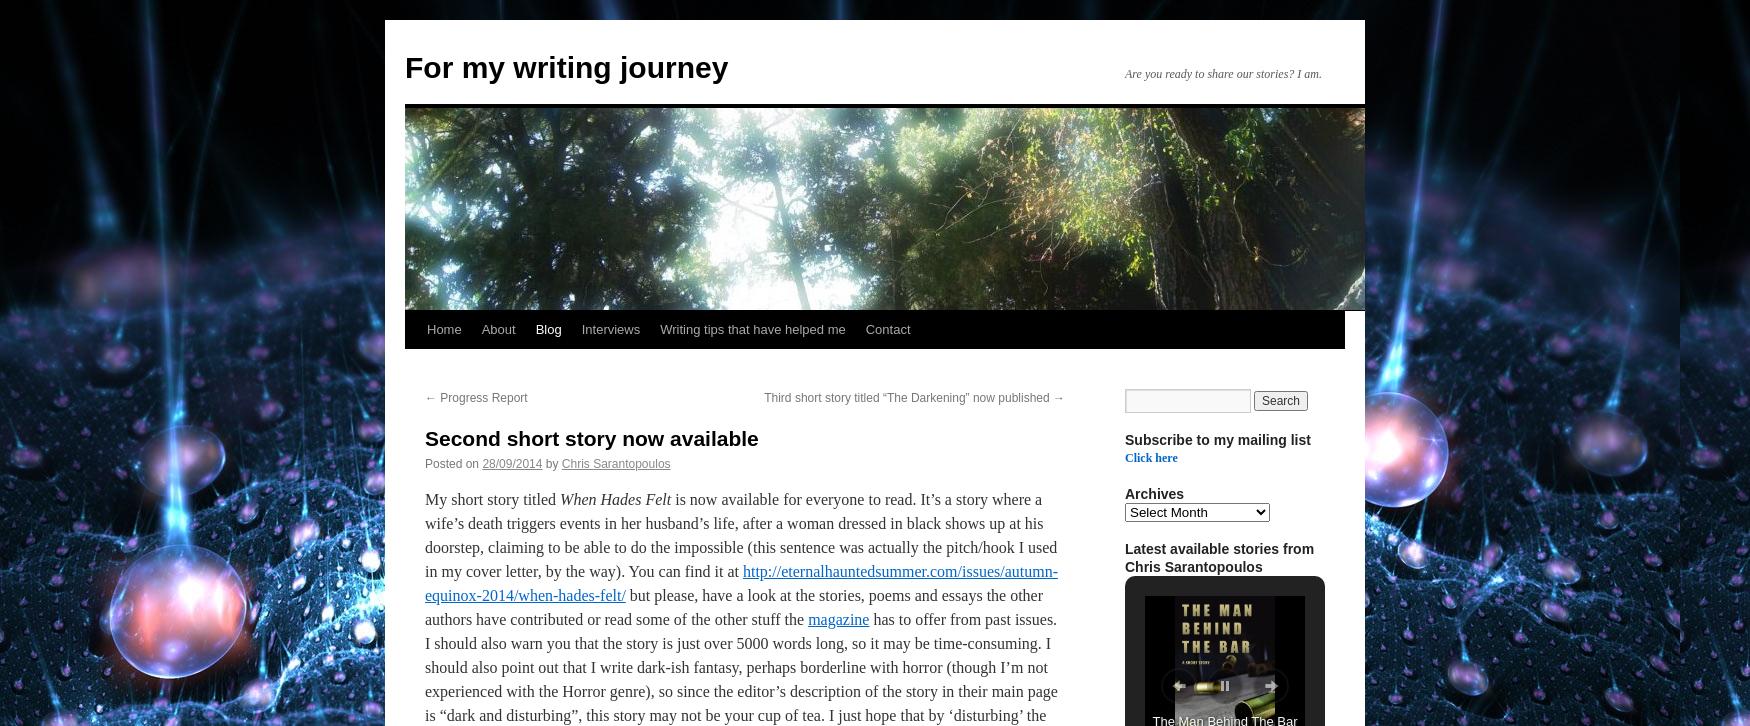  What do you see at coordinates (615, 463) in the screenshot?
I see `'Chris Sarantopoulos'` at bounding box center [615, 463].